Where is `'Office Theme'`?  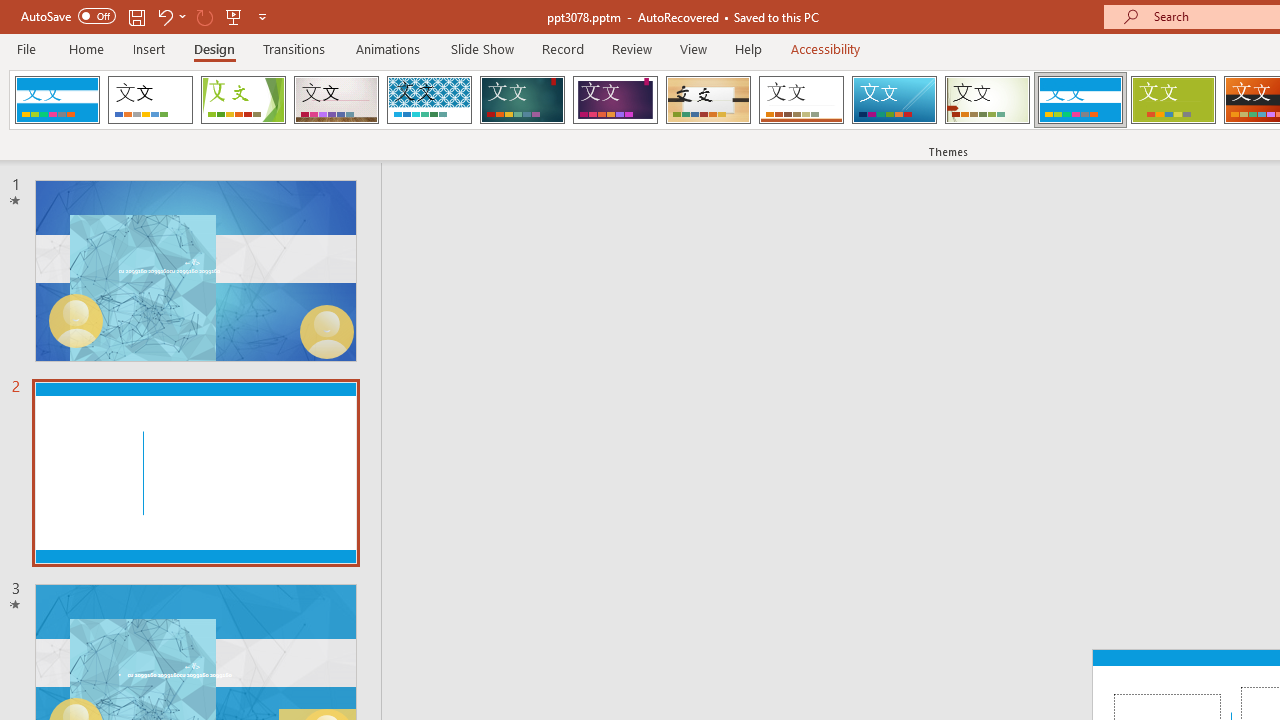 'Office Theme' is located at coordinates (149, 100).